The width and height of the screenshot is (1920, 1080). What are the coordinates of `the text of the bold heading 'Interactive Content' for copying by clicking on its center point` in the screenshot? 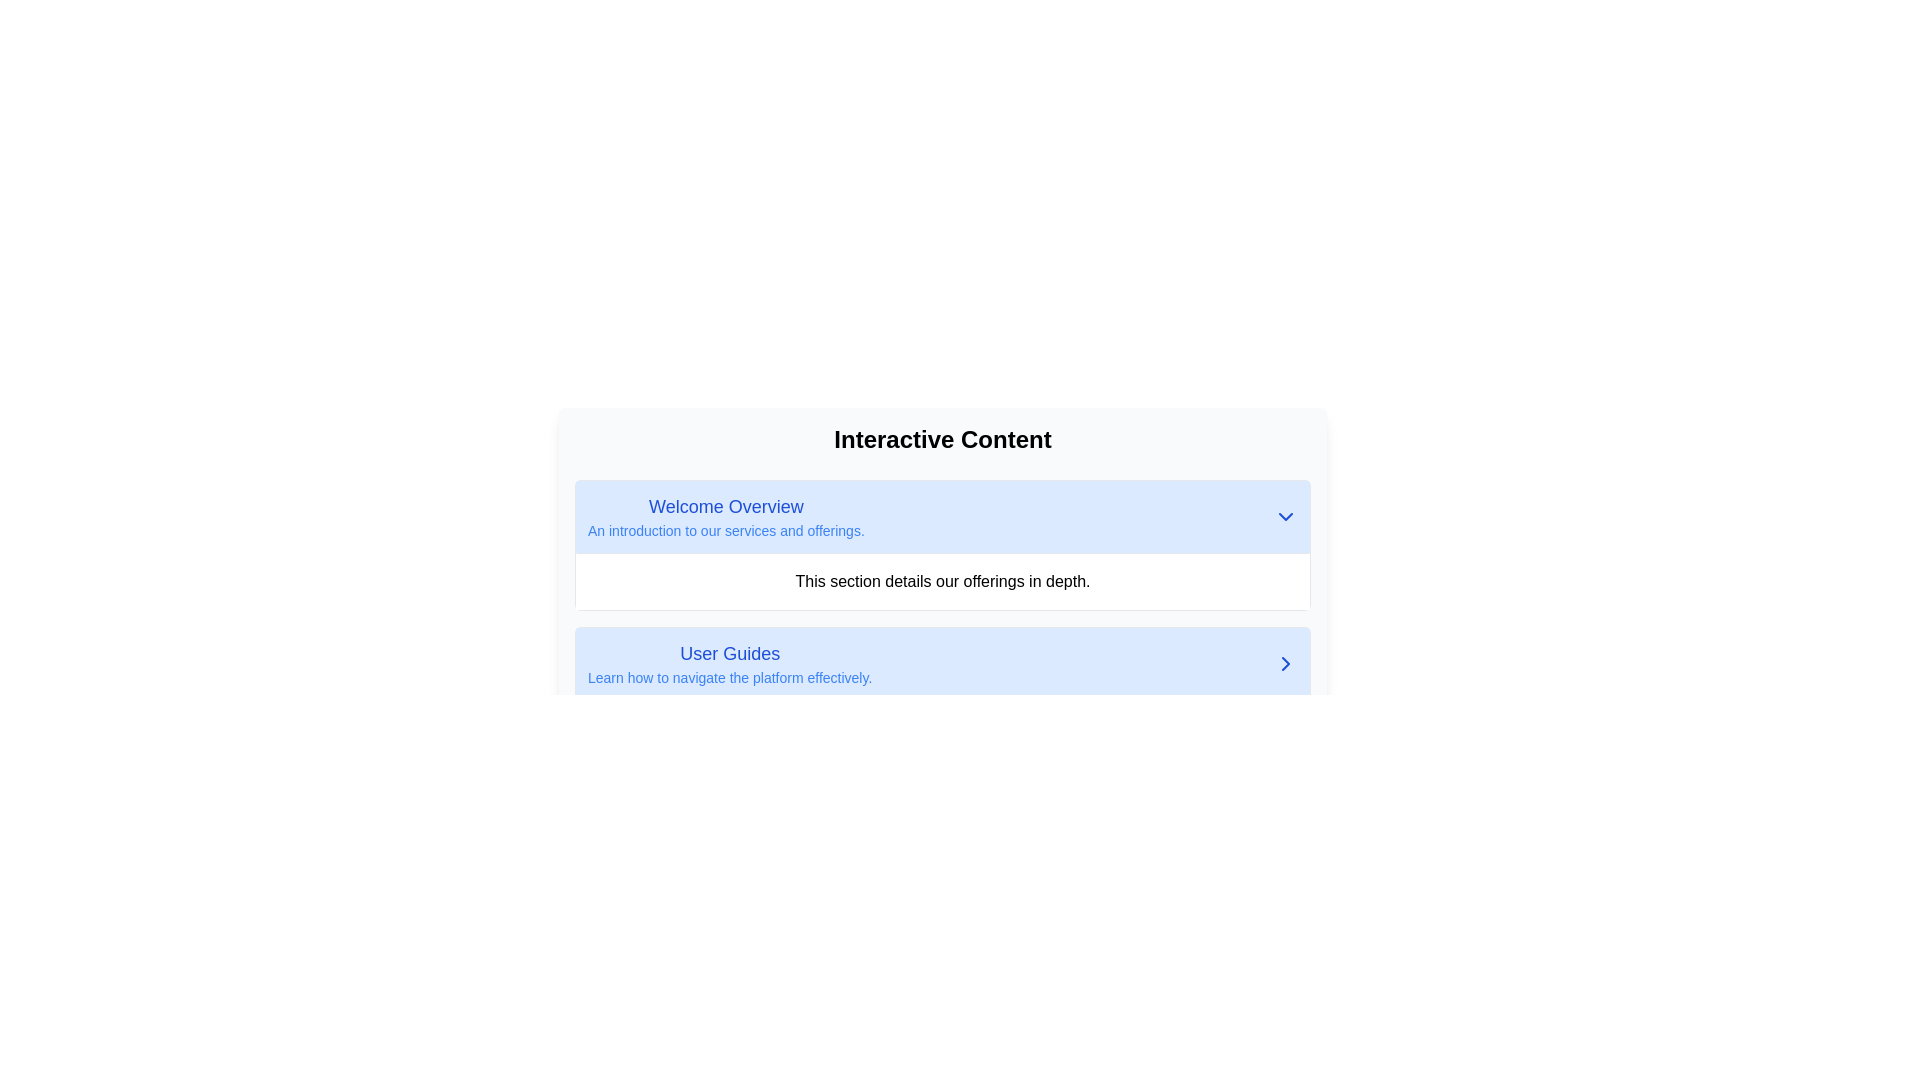 It's located at (941, 438).